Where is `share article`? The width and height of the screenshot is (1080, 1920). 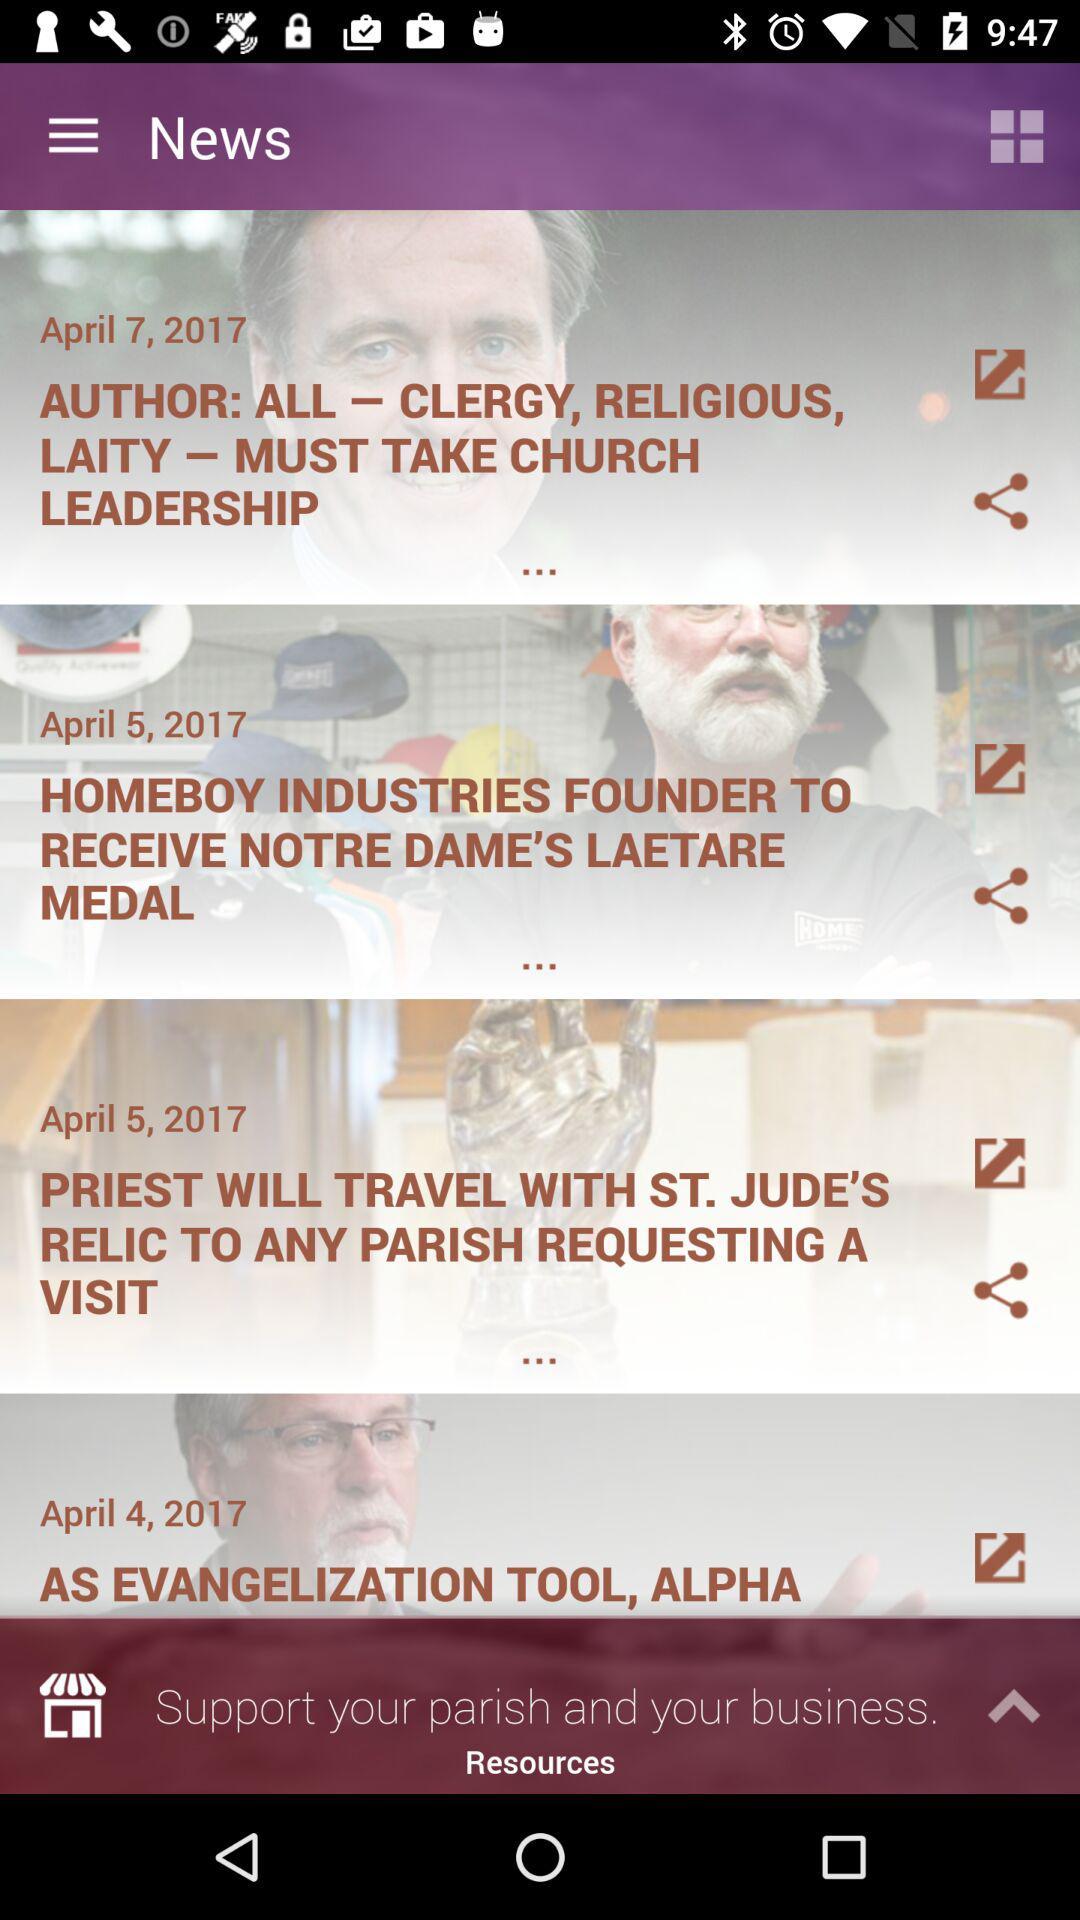
share article is located at coordinates (976, 872).